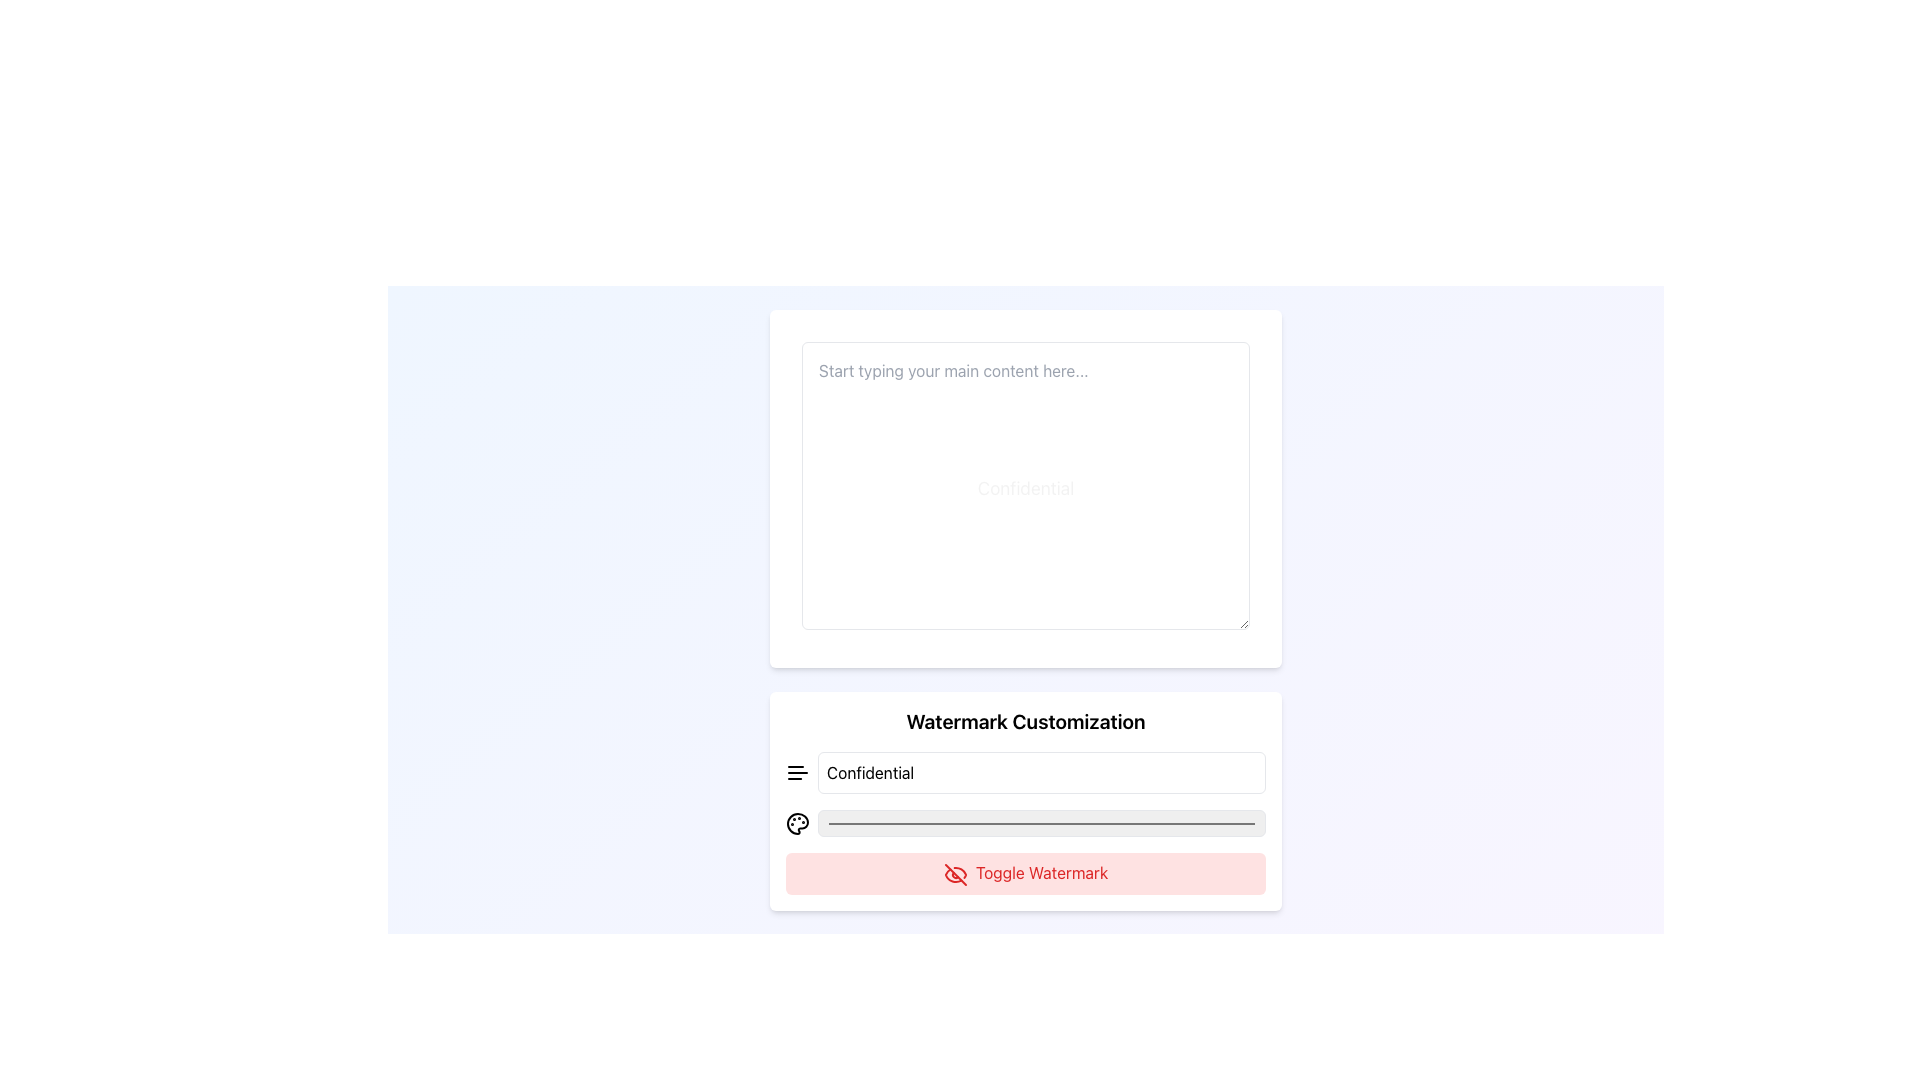 This screenshot has width=1920, height=1080. Describe the element at coordinates (1189, 823) in the screenshot. I see `the color slider` at that location.